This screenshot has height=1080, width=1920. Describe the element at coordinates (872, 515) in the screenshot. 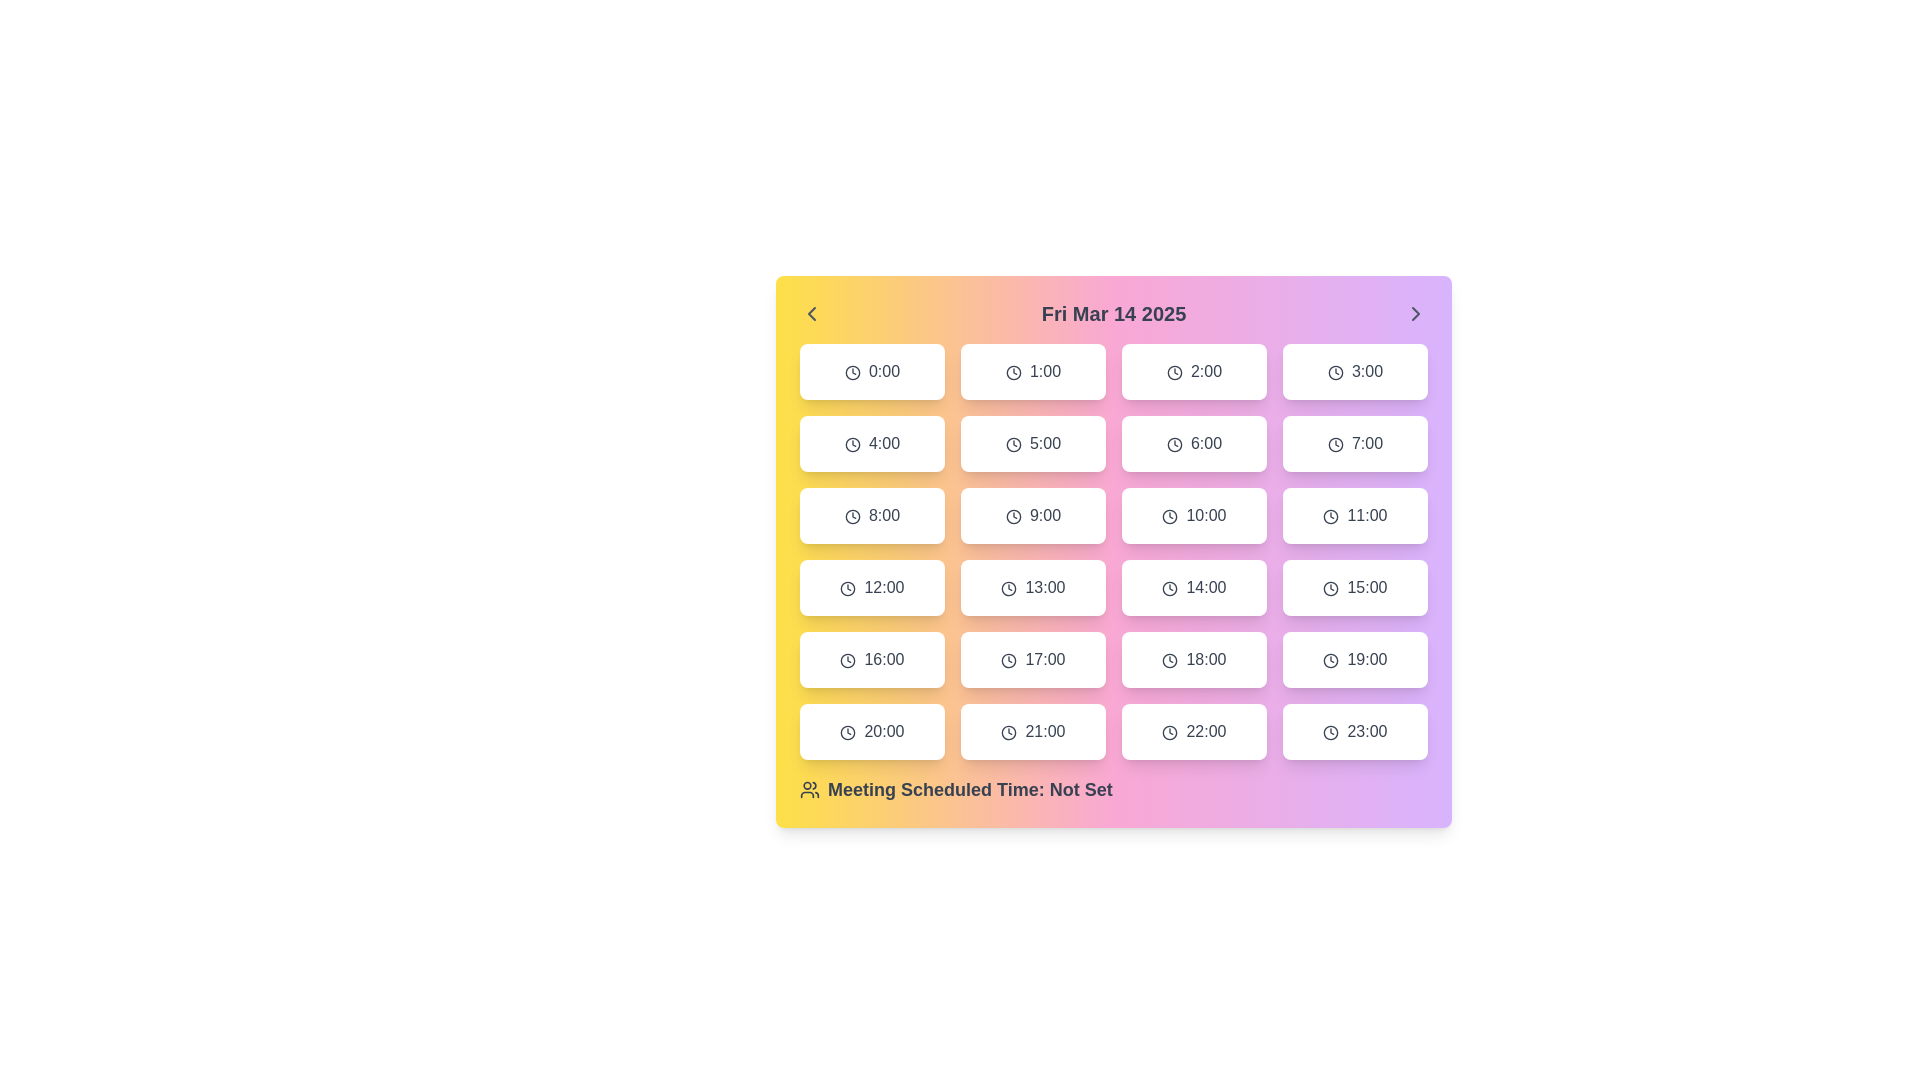

I see `the rectangular button displaying the time '8:00' with rounded corners for potential rearrangement` at that location.